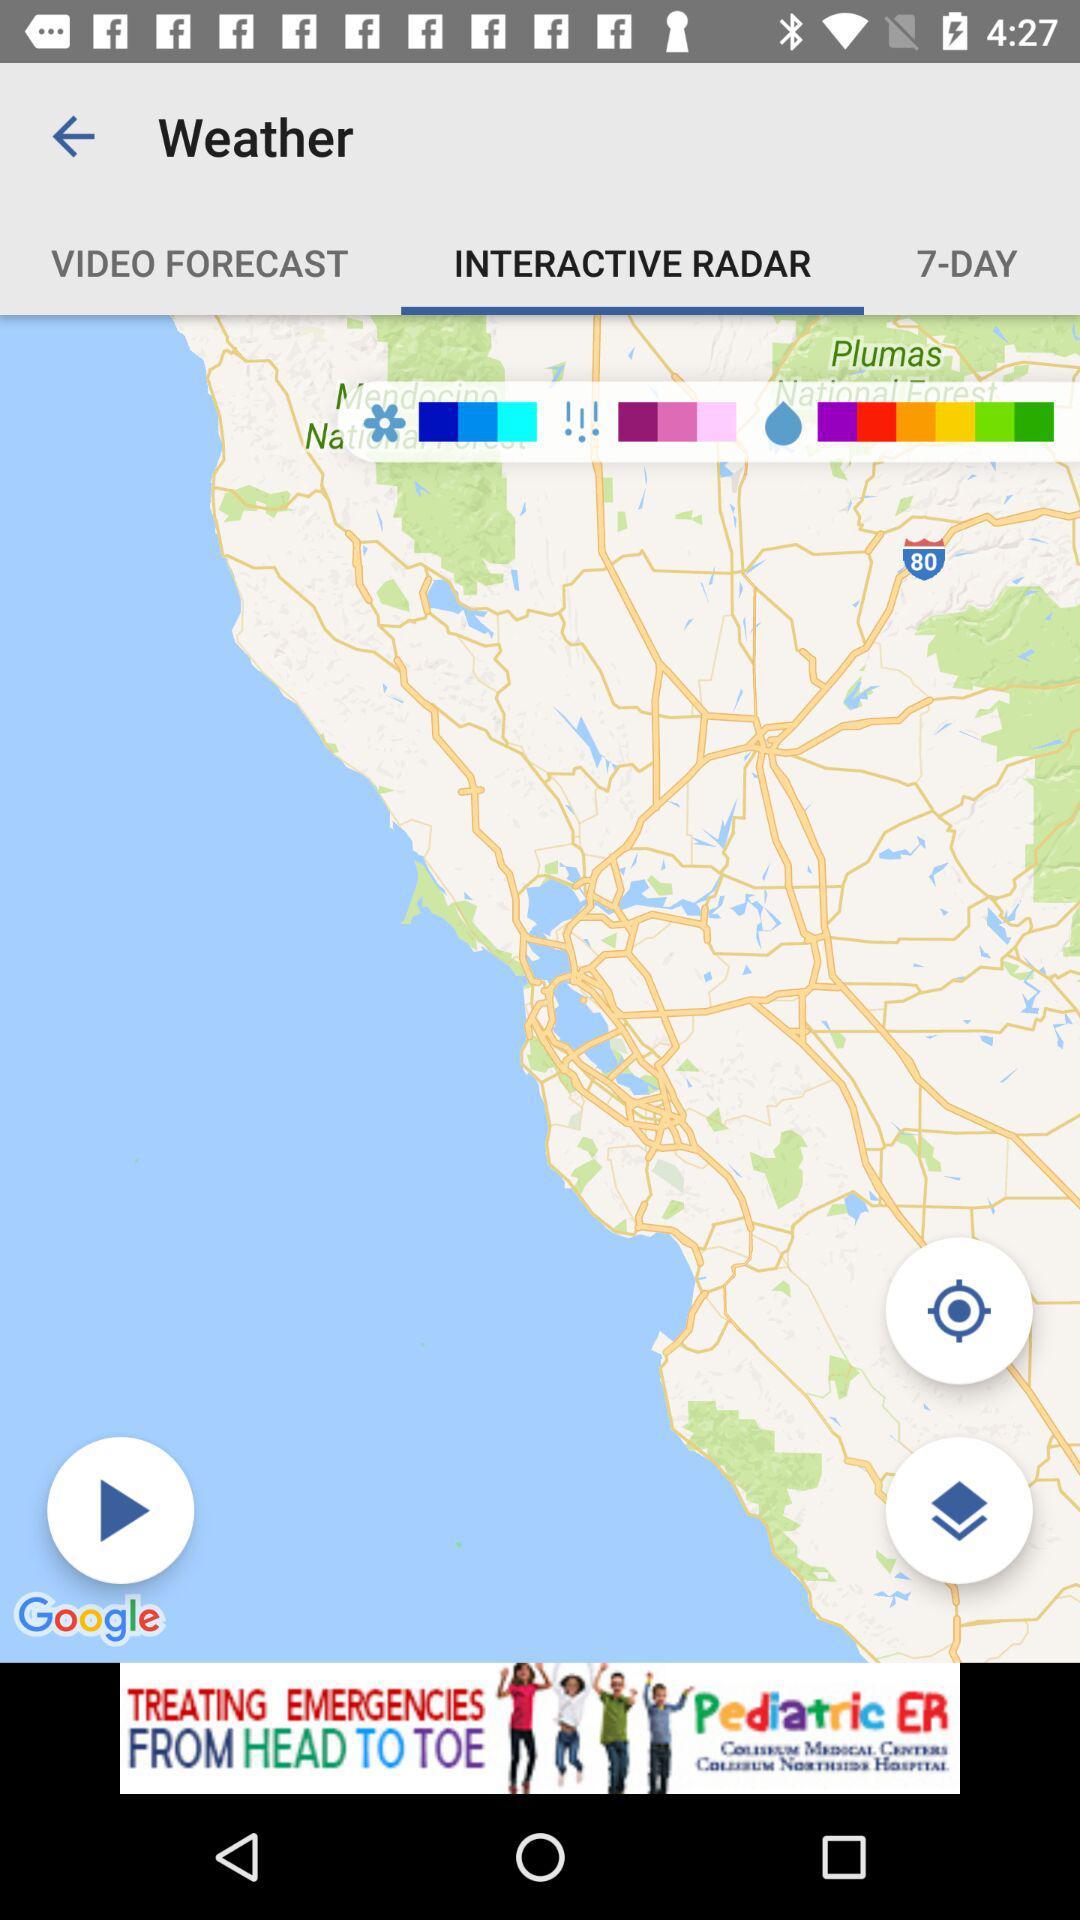  What do you see at coordinates (958, 1510) in the screenshot?
I see `customize` at bounding box center [958, 1510].